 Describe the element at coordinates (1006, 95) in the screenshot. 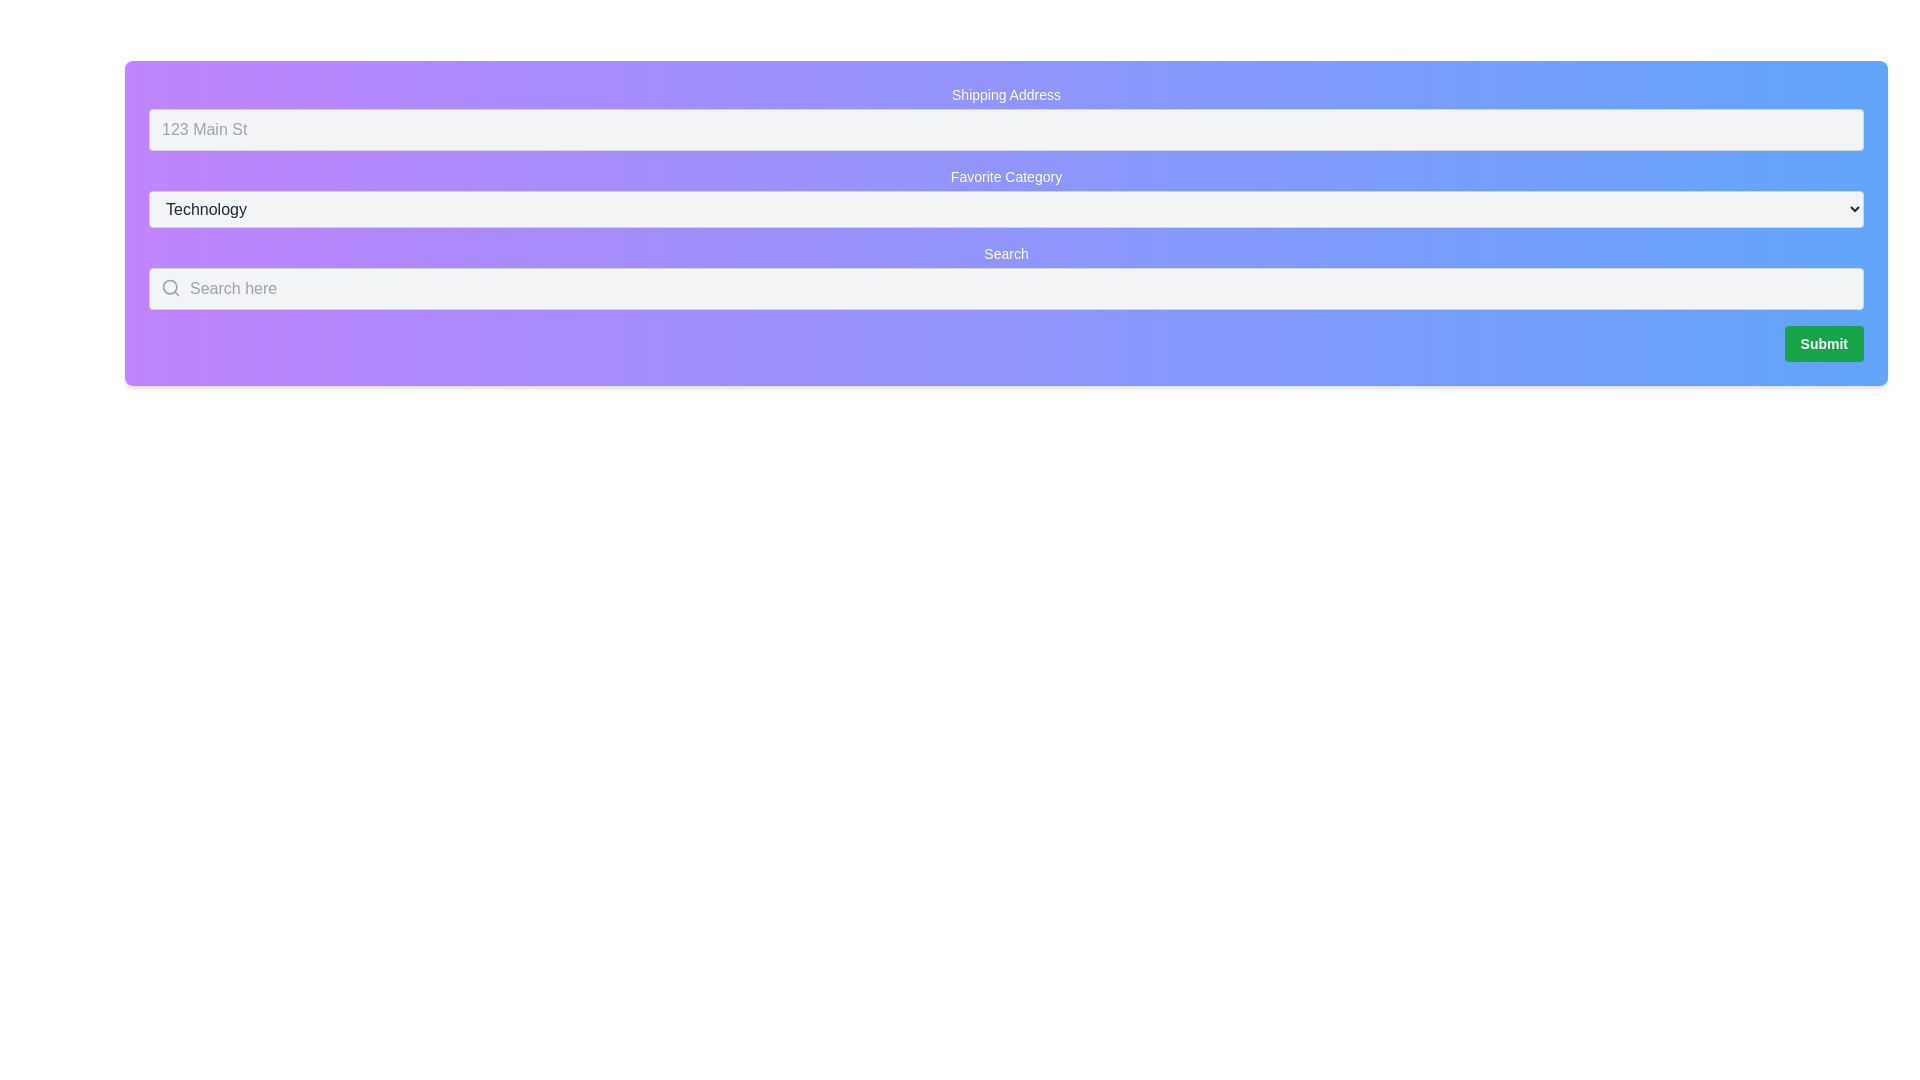

I see `text content of the 'Shipping Address' label, which is a bold text label located at the top of the form UI layout` at that location.